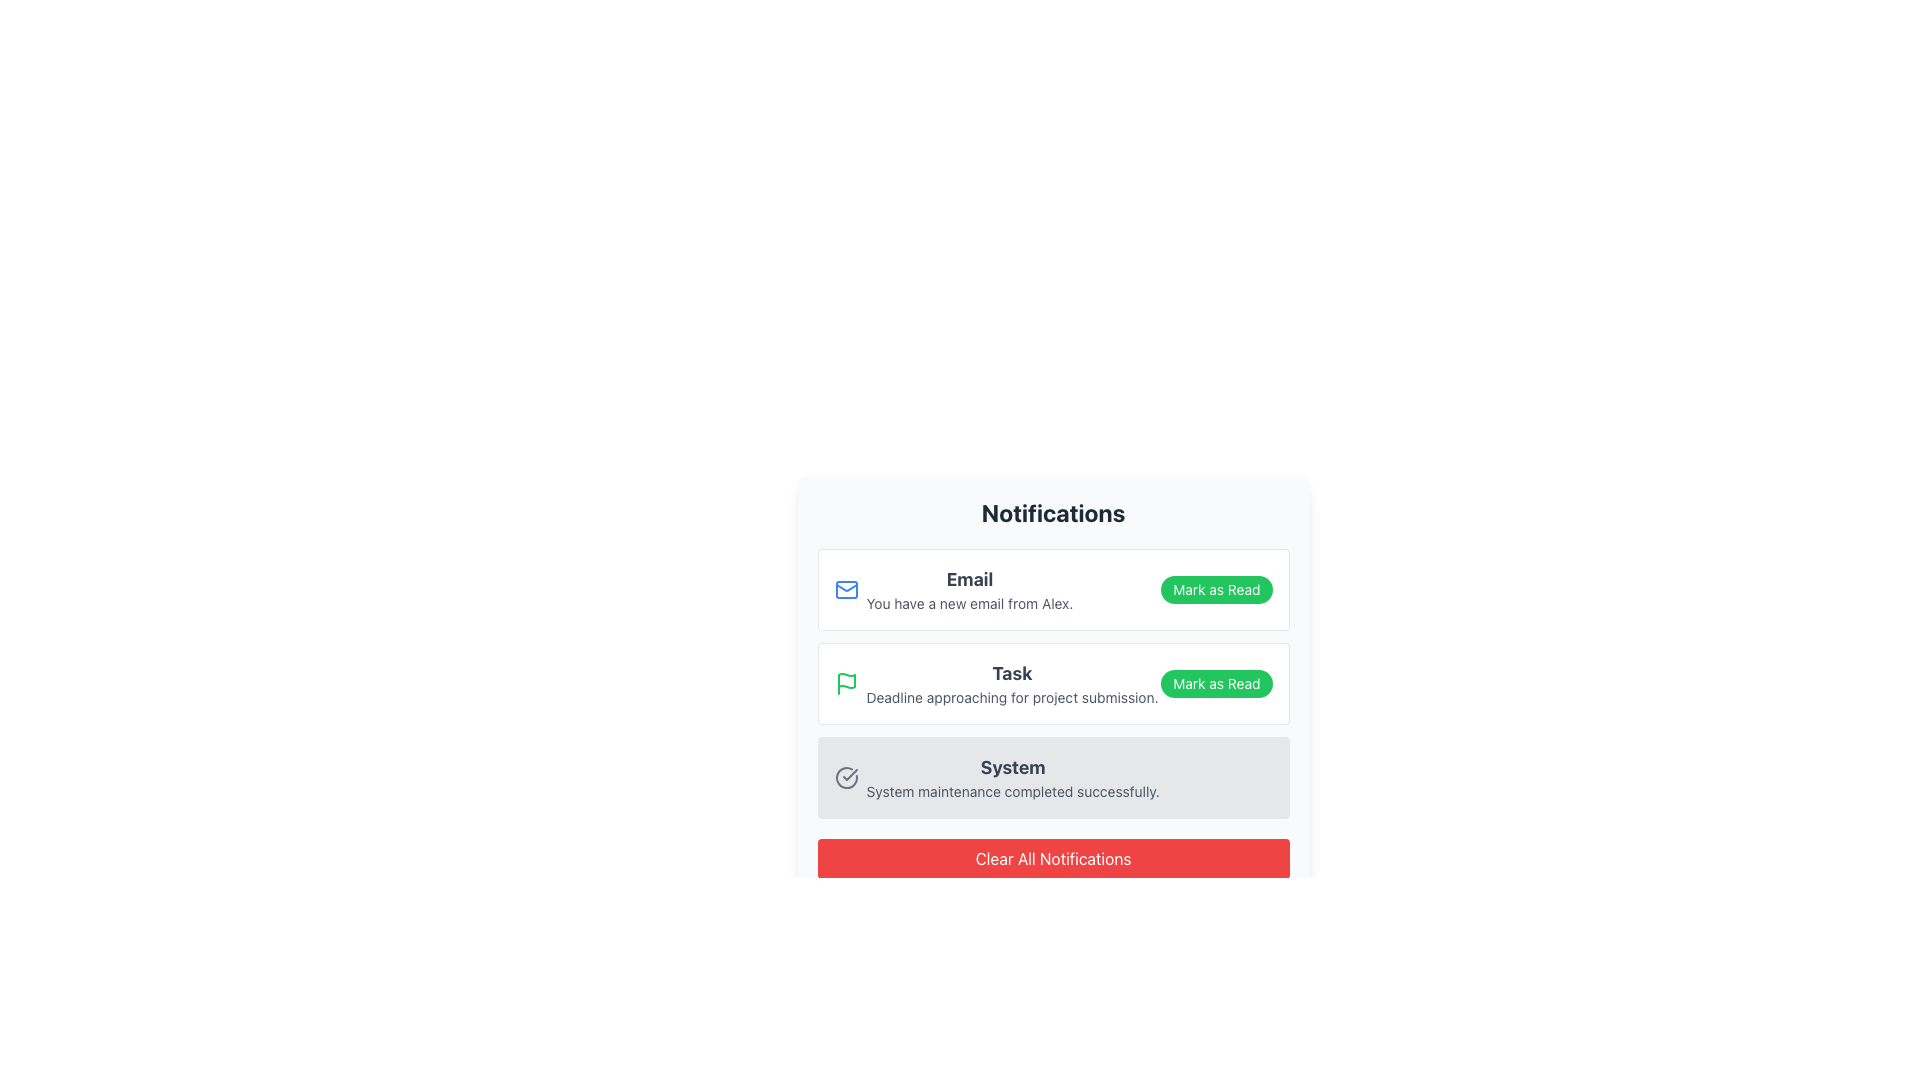 Image resolution: width=1920 pixels, height=1080 pixels. What do you see at coordinates (846, 589) in the screenshot?
I see `the email notification represented by the envelope icon located within the SVG graphic component, positioned to the left of the 'Email' text label` at bounding box center [846, 589].